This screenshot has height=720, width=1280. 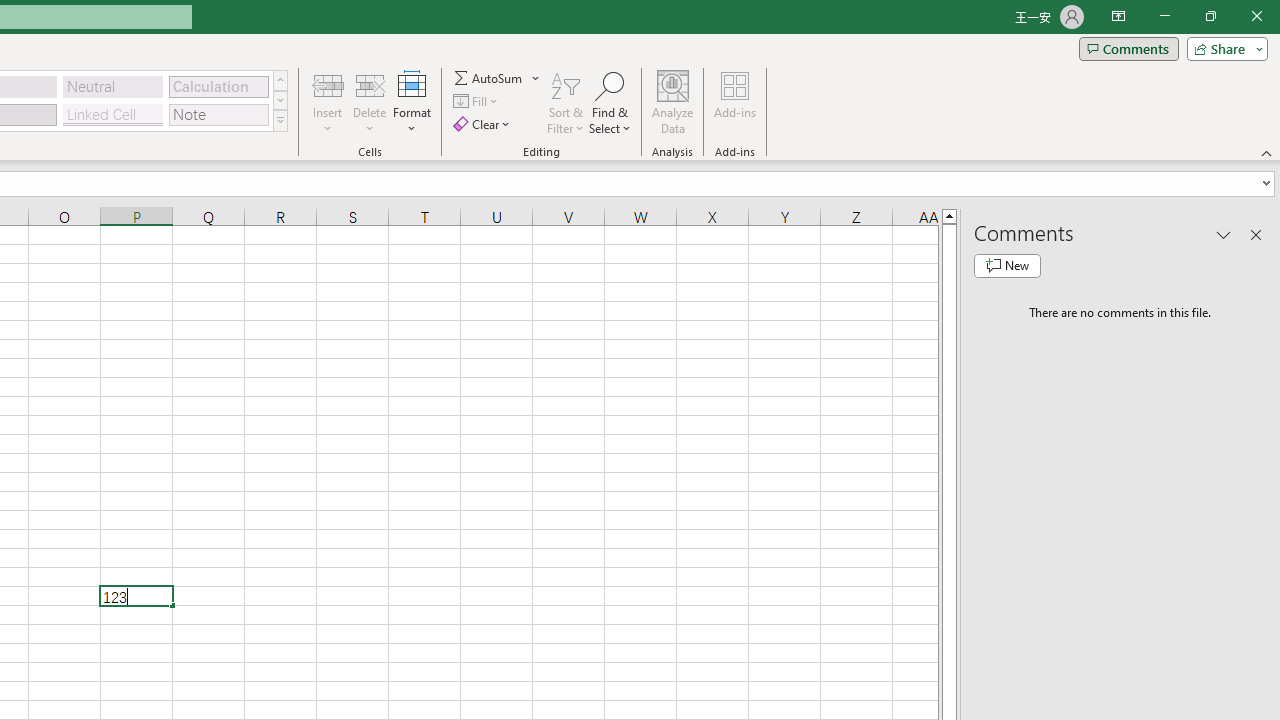 I want to click on 'New comment', so click(x=1007, y=265).